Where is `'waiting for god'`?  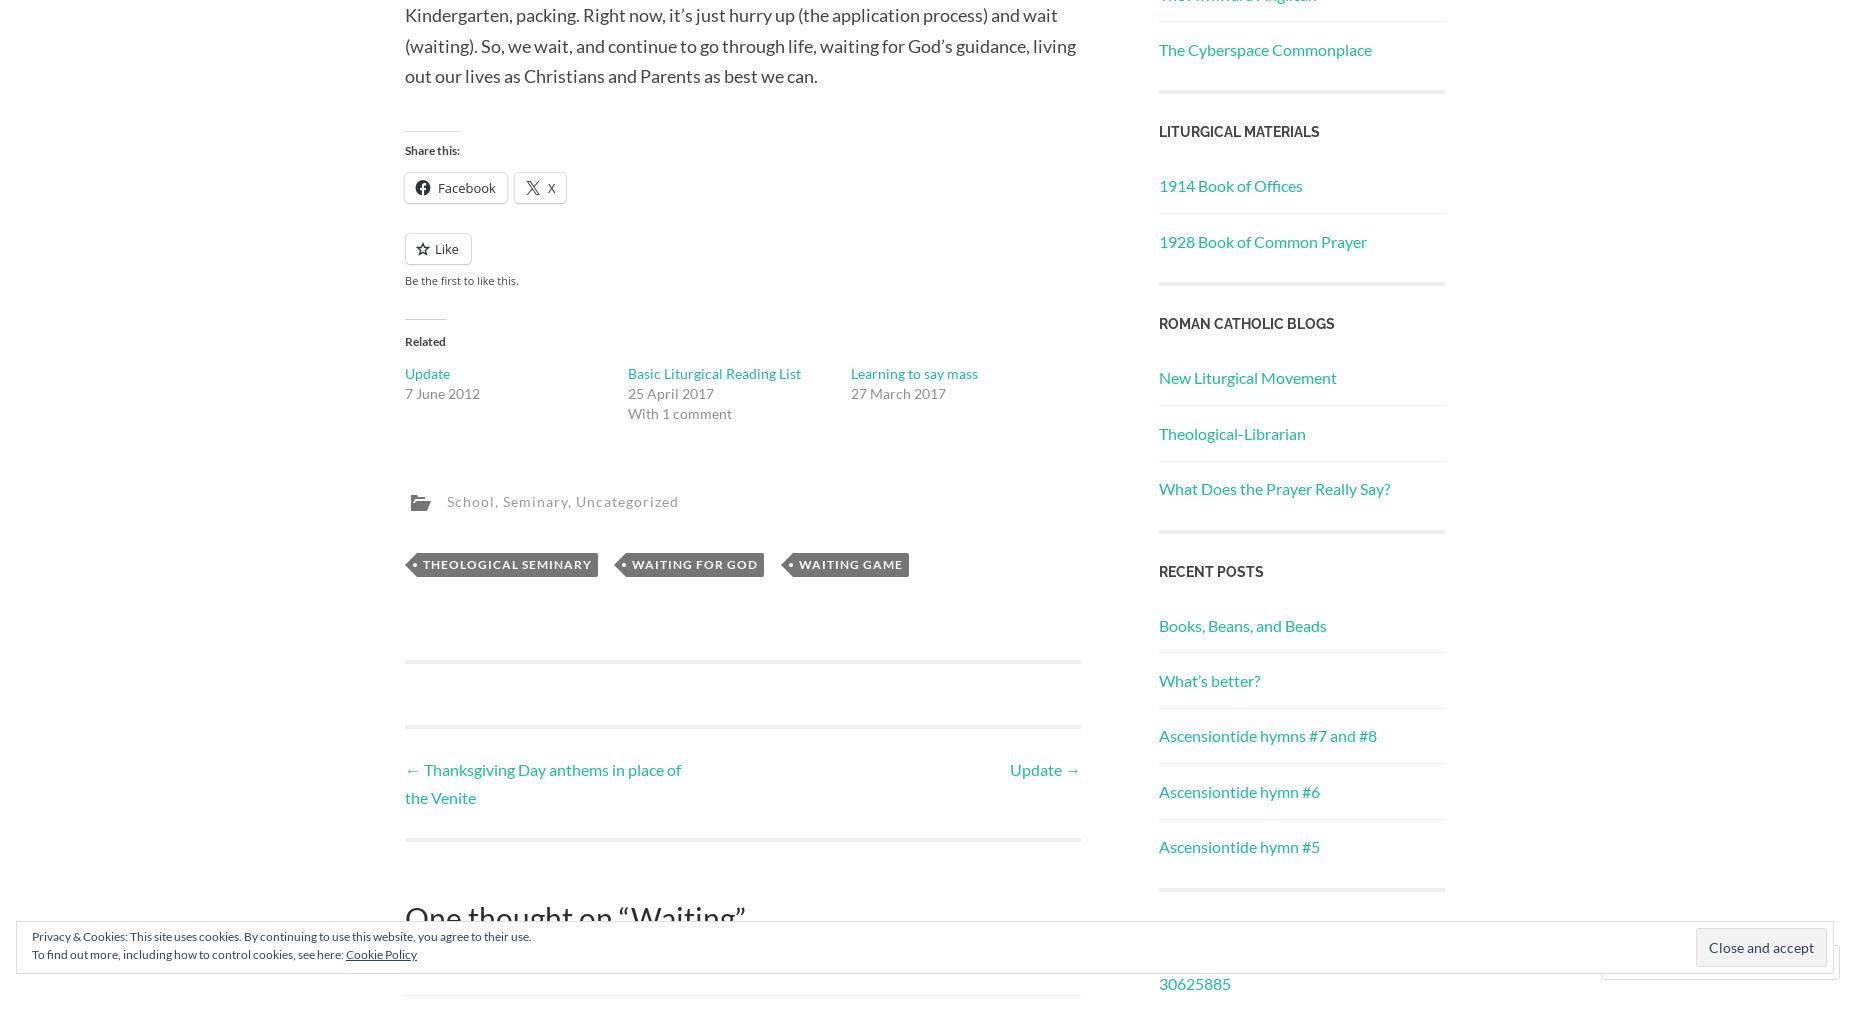 'waiting for god' is located at coordinates (631, 562).